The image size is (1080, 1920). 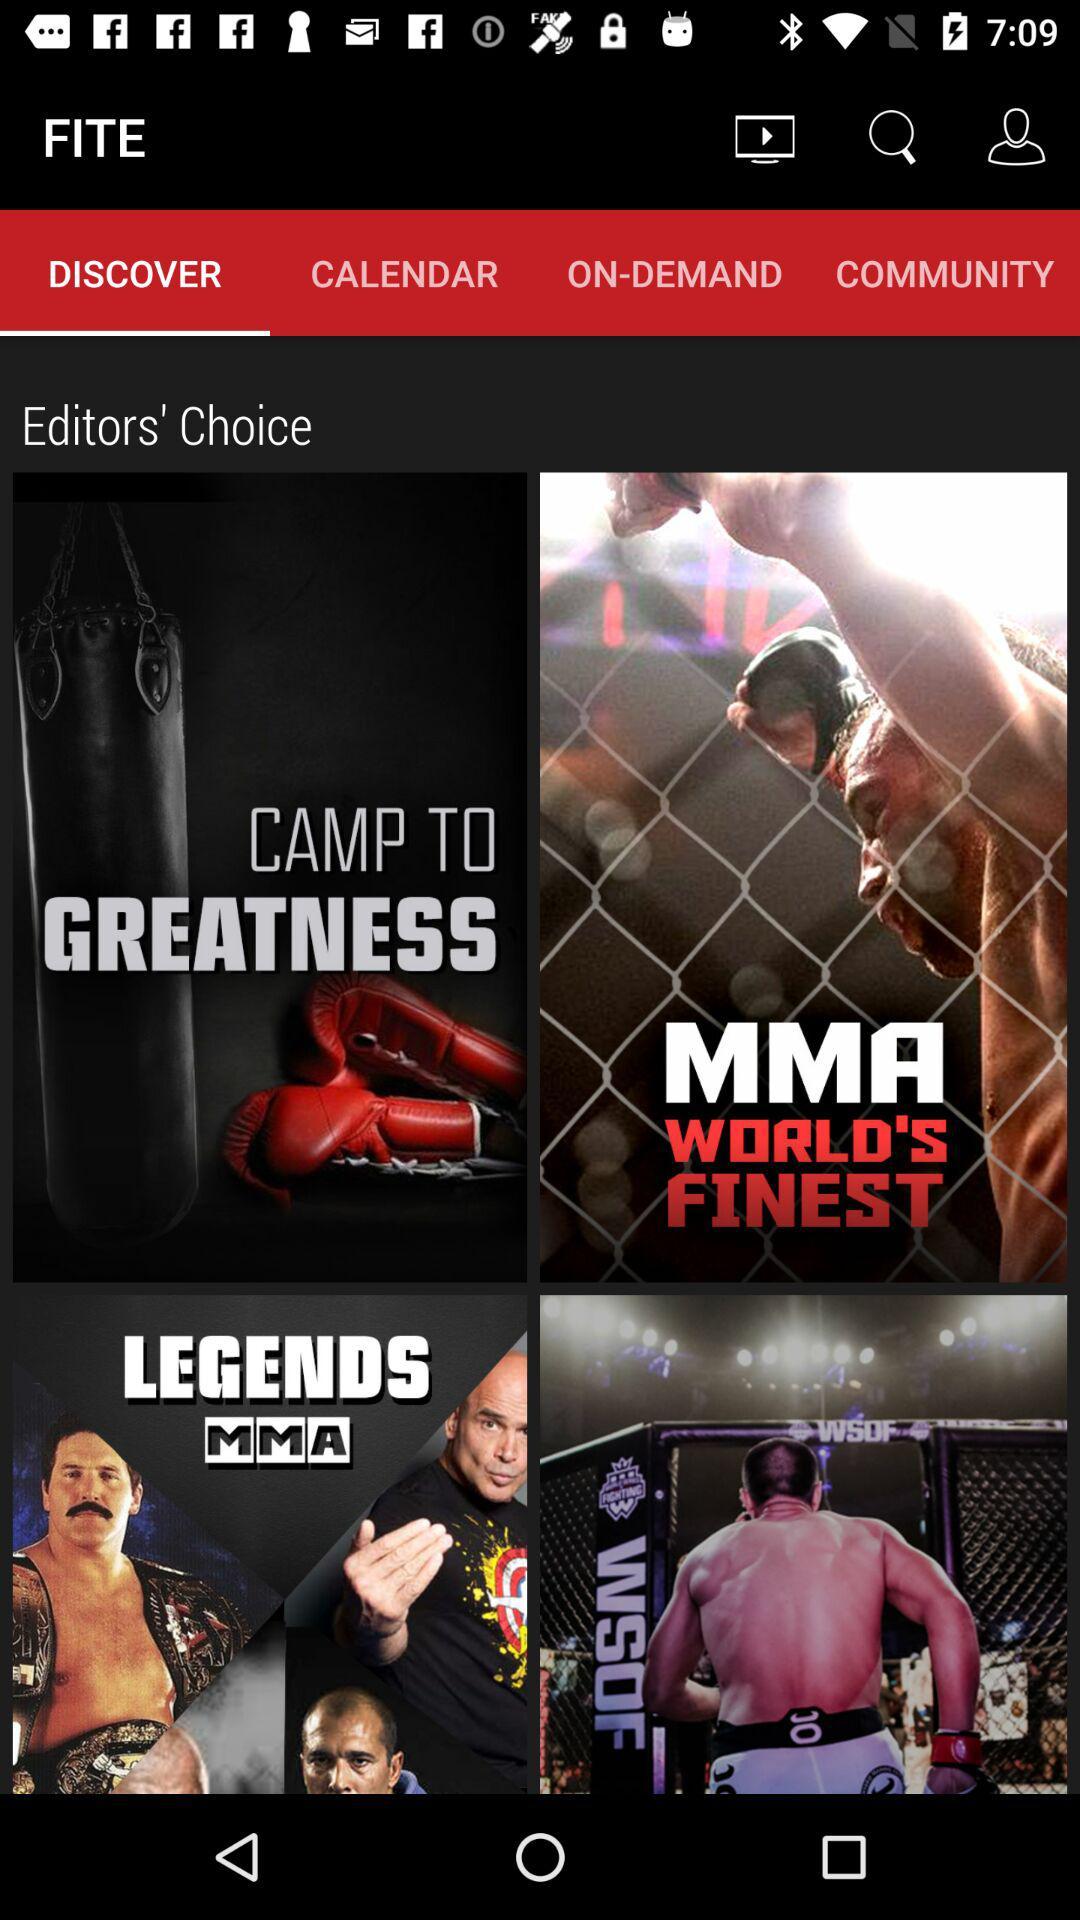 What do you see at coordinates (764, 135) in the screenshot?
I see `the item above on-demand` at bounding box center [764, 135].